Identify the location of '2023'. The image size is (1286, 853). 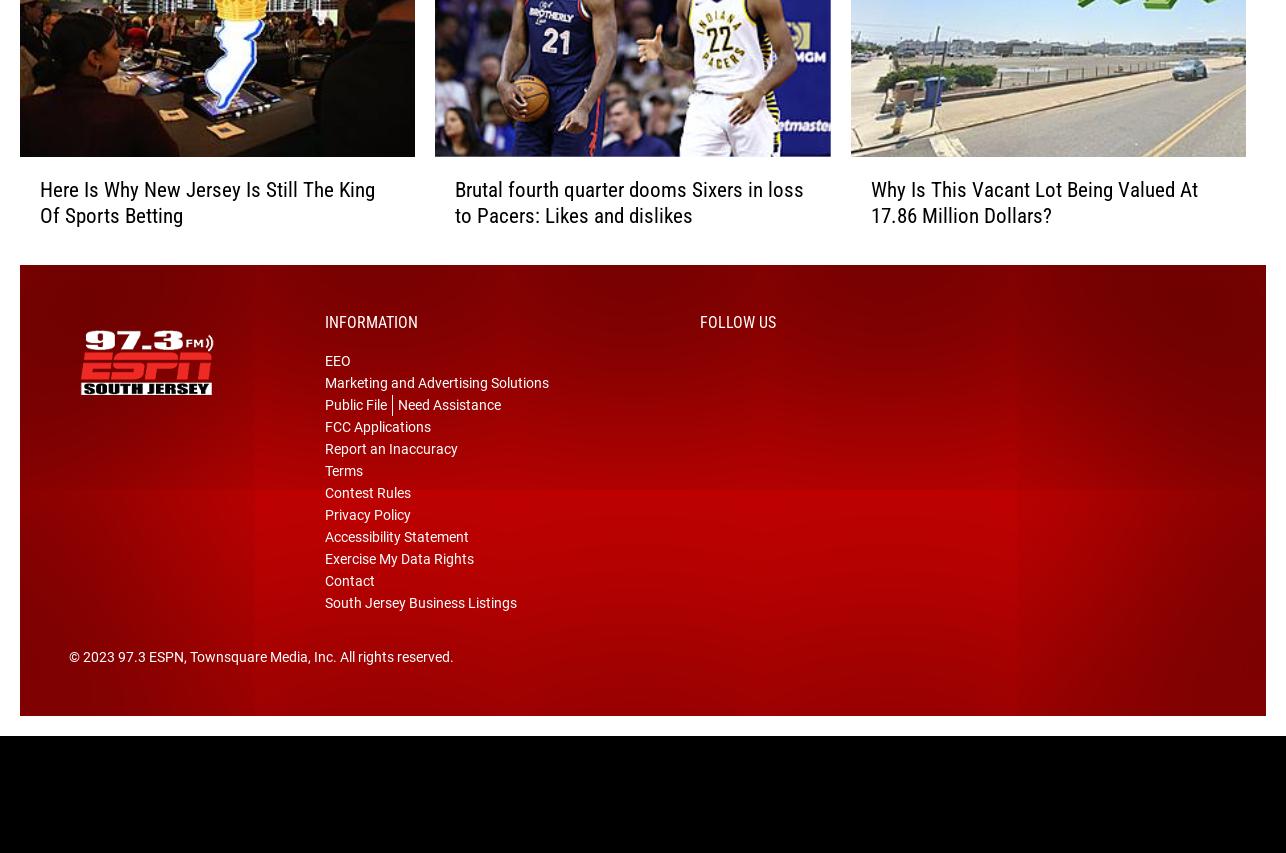
(99, 687).